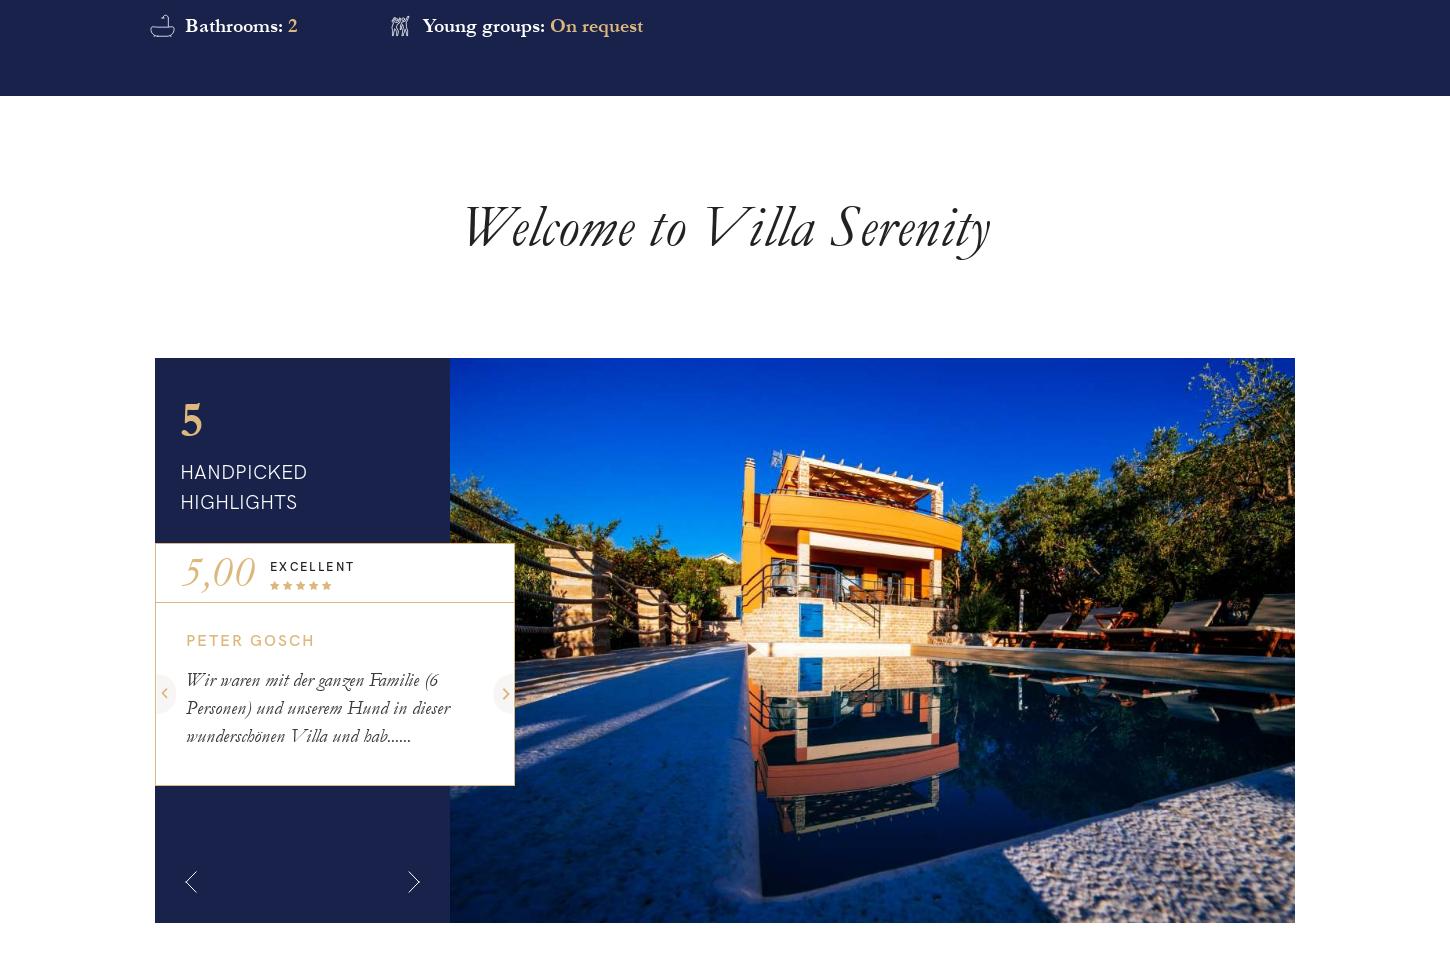 Image resolution: width=1450 pixels, height=974 pixels. What do you see at coordinates (431, 536) in the screenshot?
I see `'HANDPICKED VILLAS'` at bounding box center [431, 536].